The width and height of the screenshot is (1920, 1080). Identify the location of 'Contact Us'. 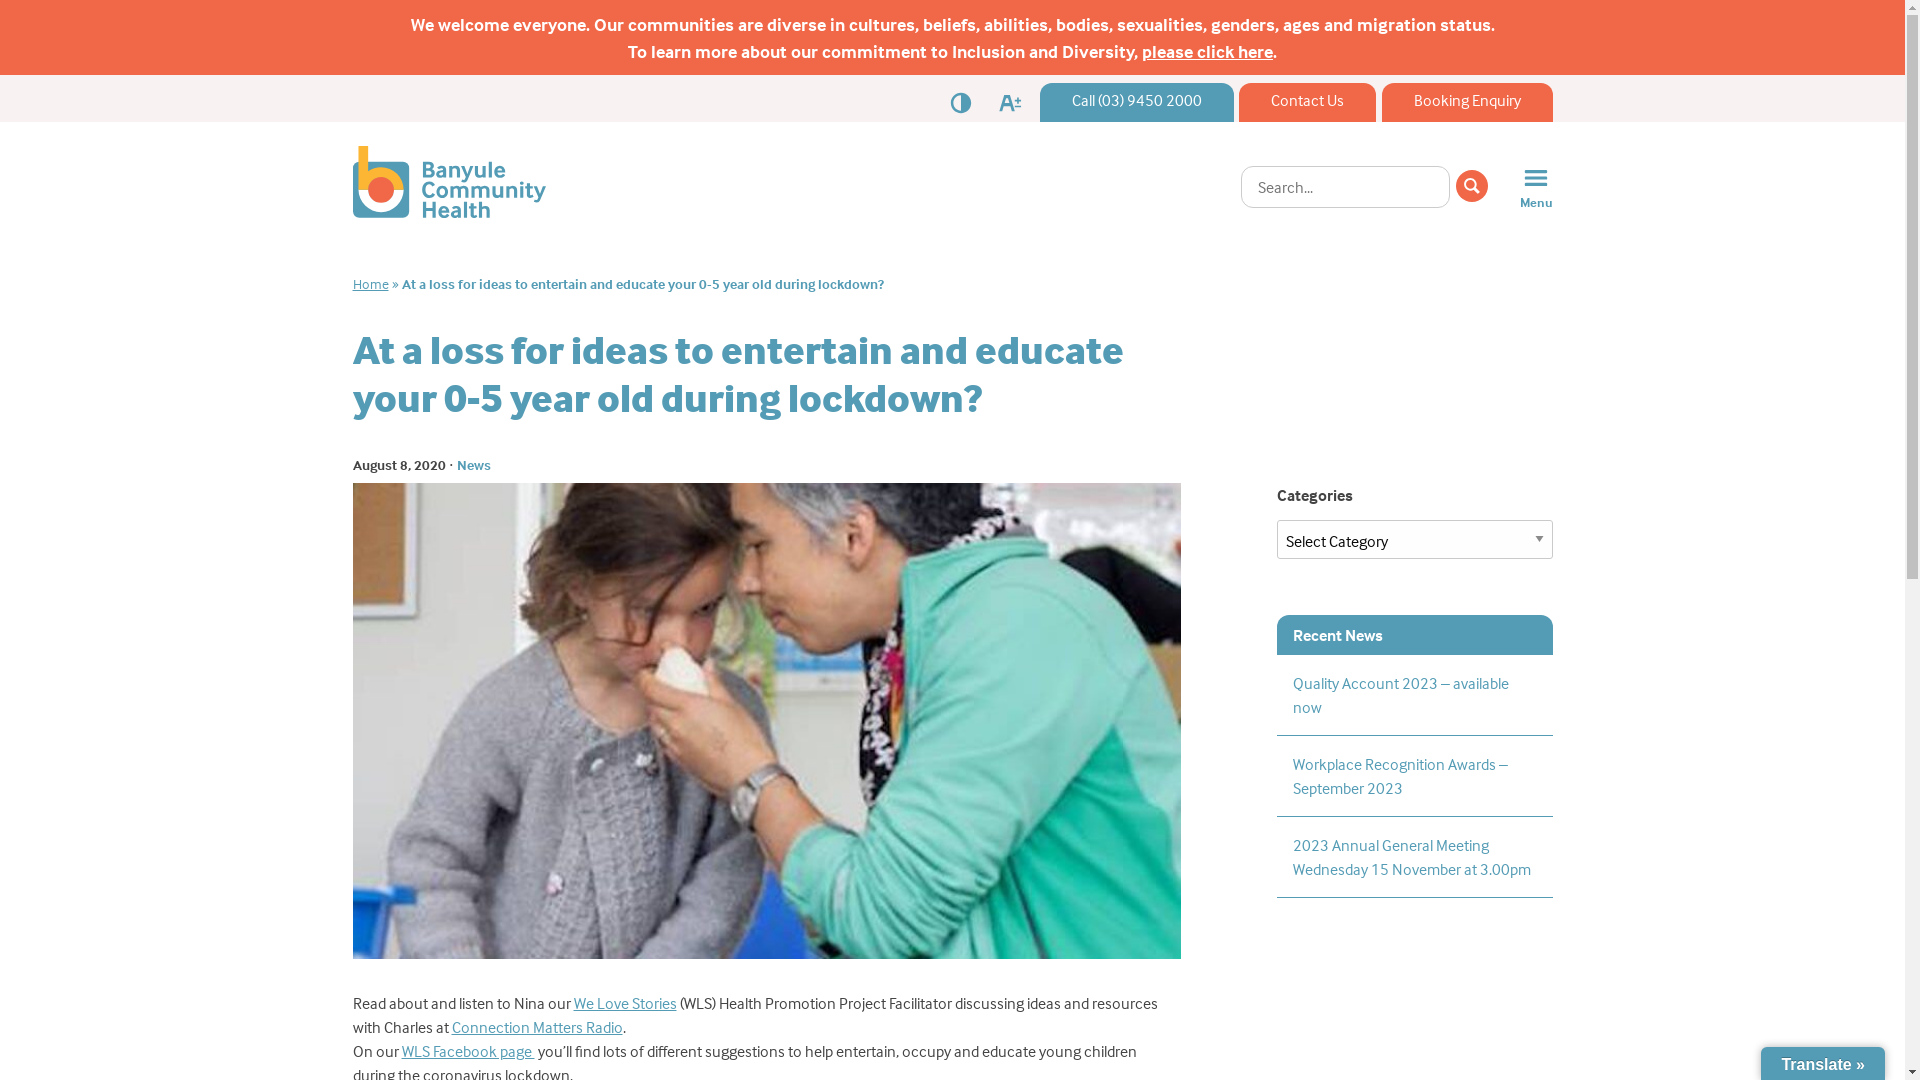
(1307, 100).